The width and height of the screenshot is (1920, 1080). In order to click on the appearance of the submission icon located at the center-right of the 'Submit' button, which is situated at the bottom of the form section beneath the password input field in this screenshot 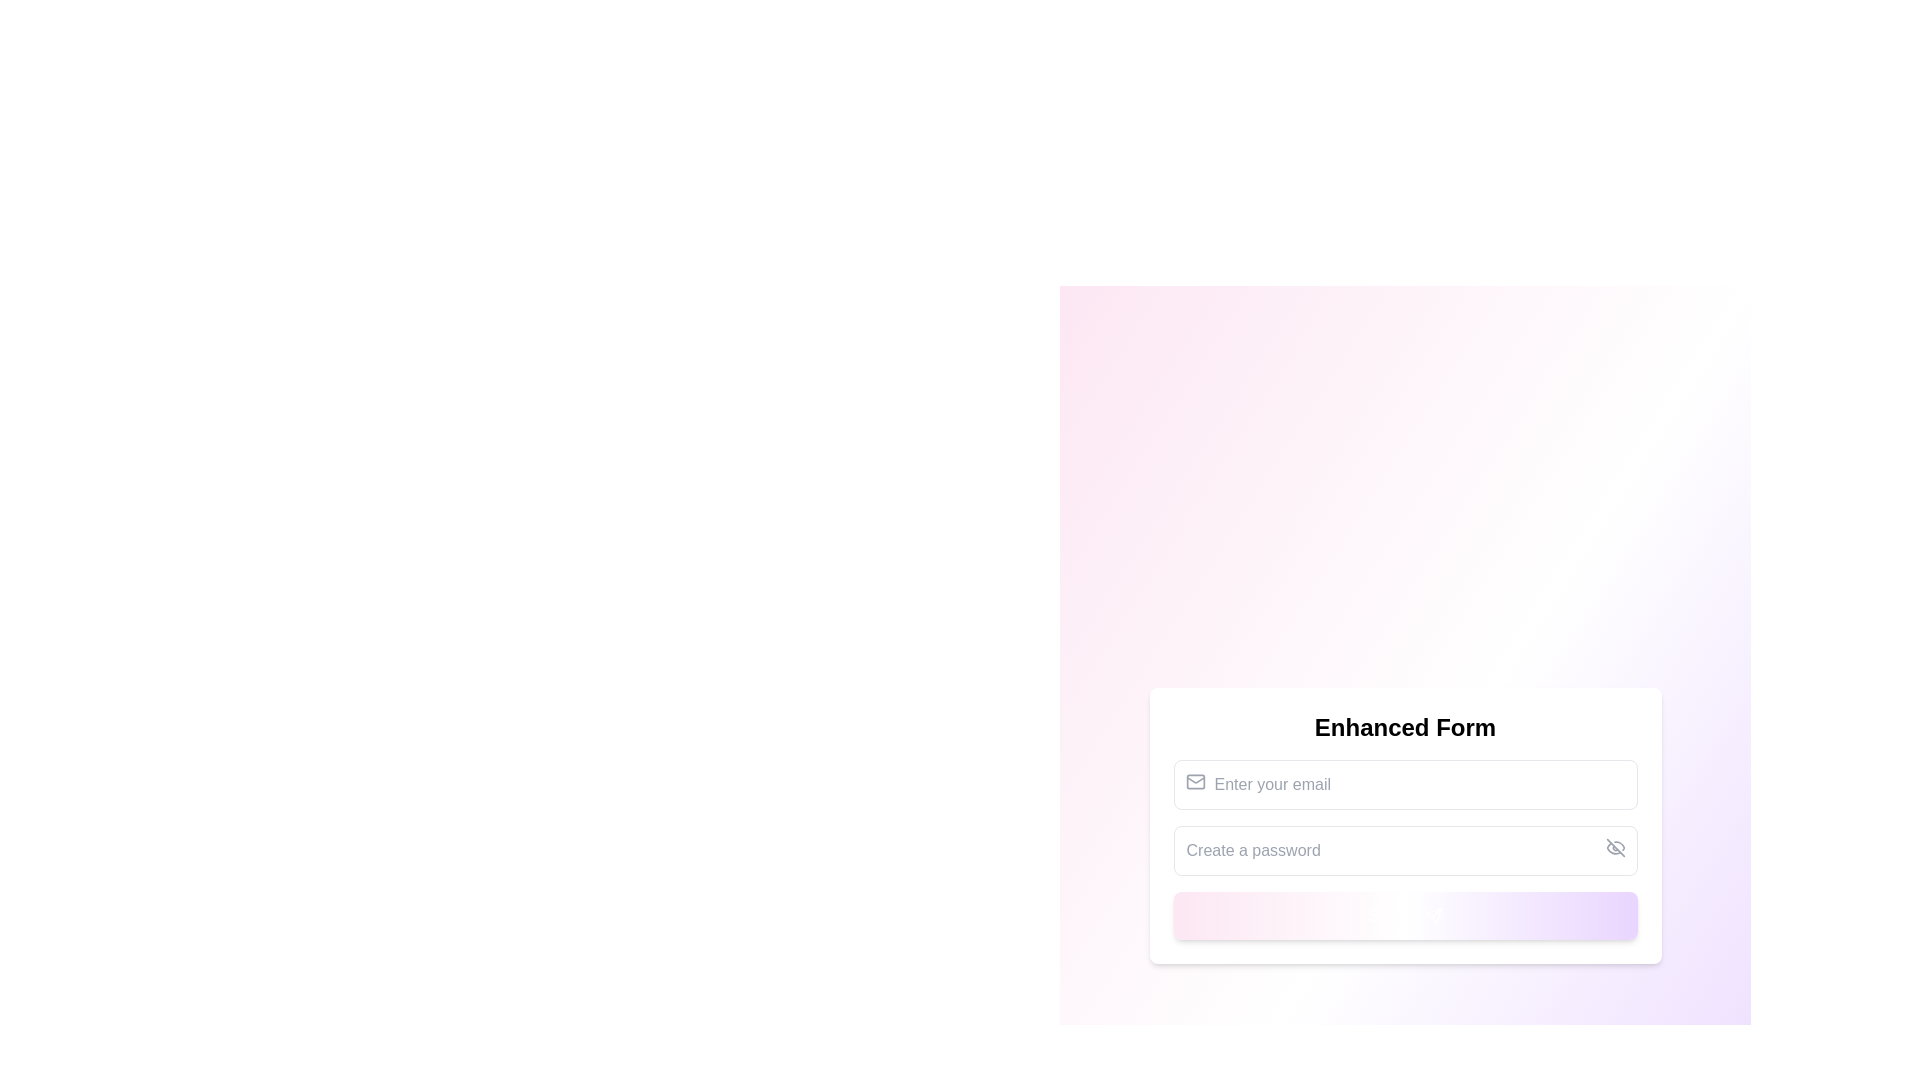, I will do `click(1433, 915)`.